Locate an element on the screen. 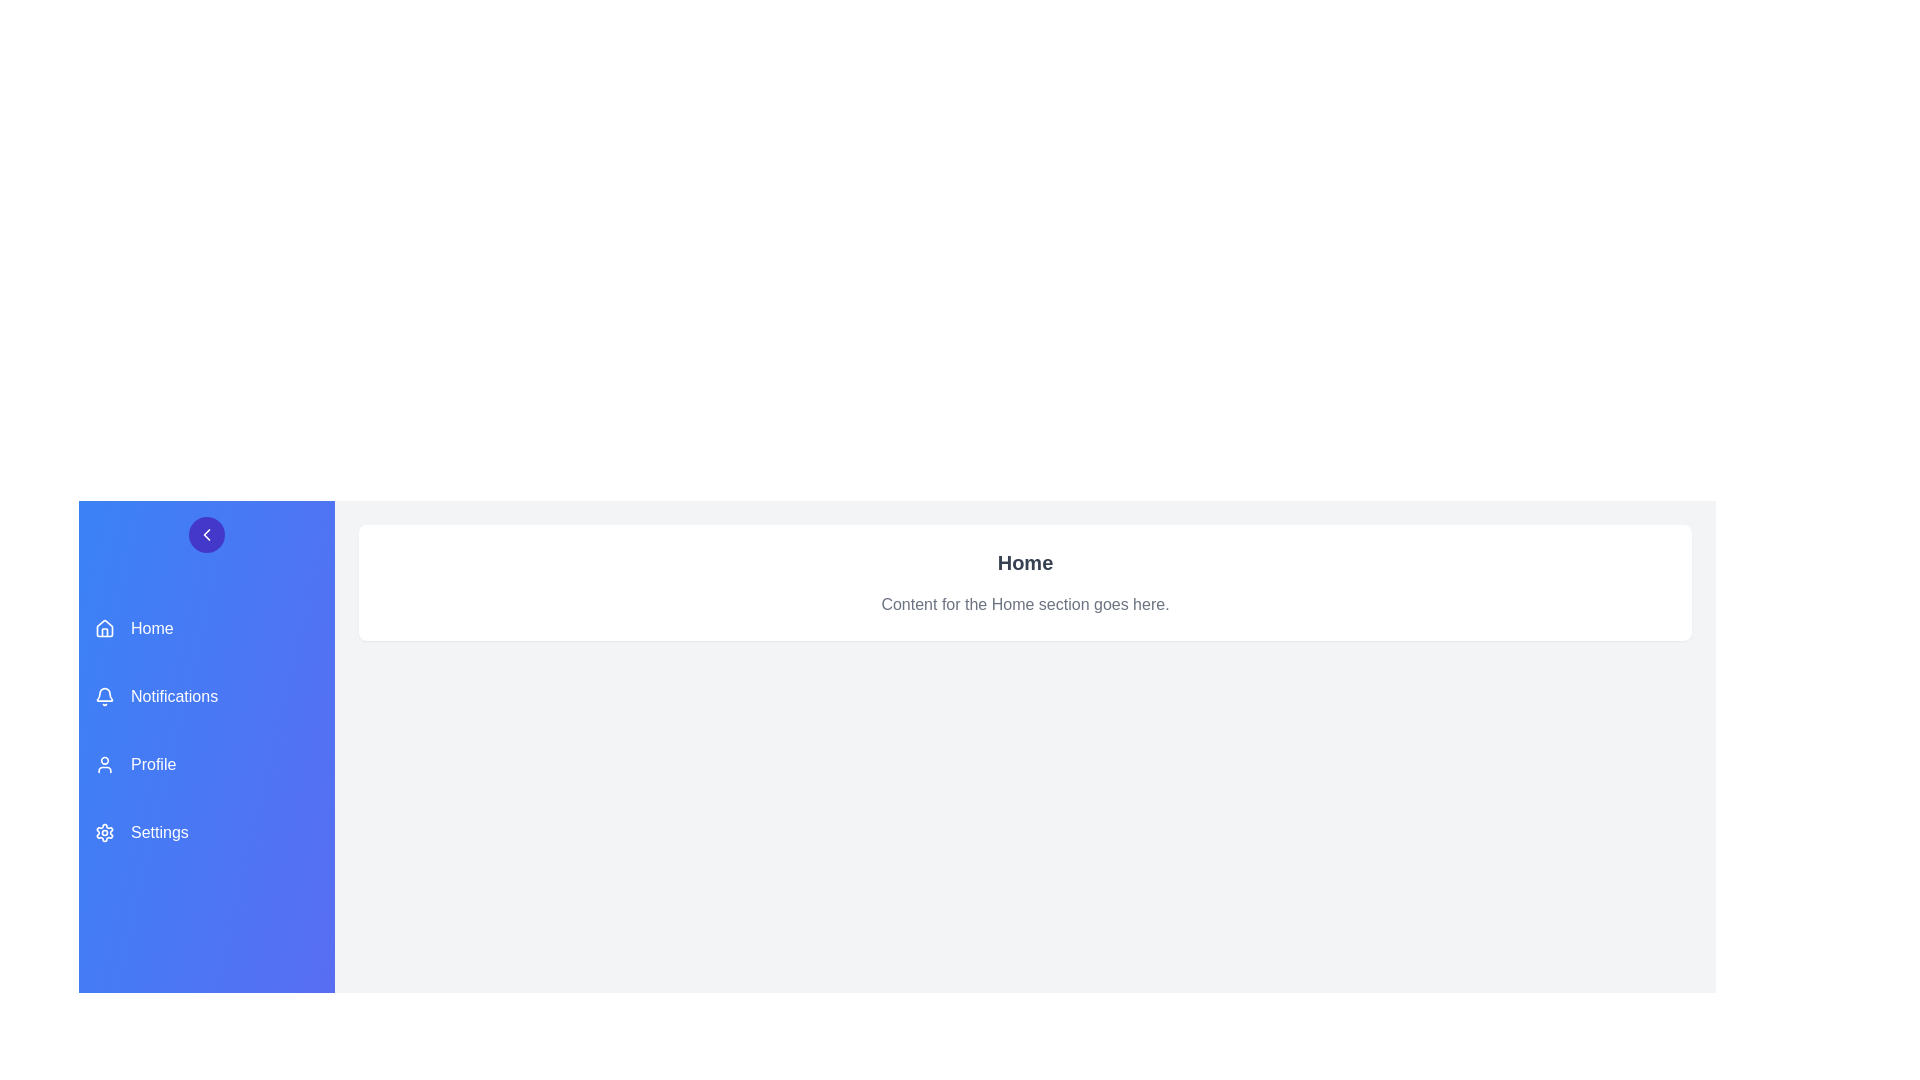  the circular button containing the leftward-pointing chevron icon, which is located at the top-left corner of the sidebar is located at coordinates (206, 534).